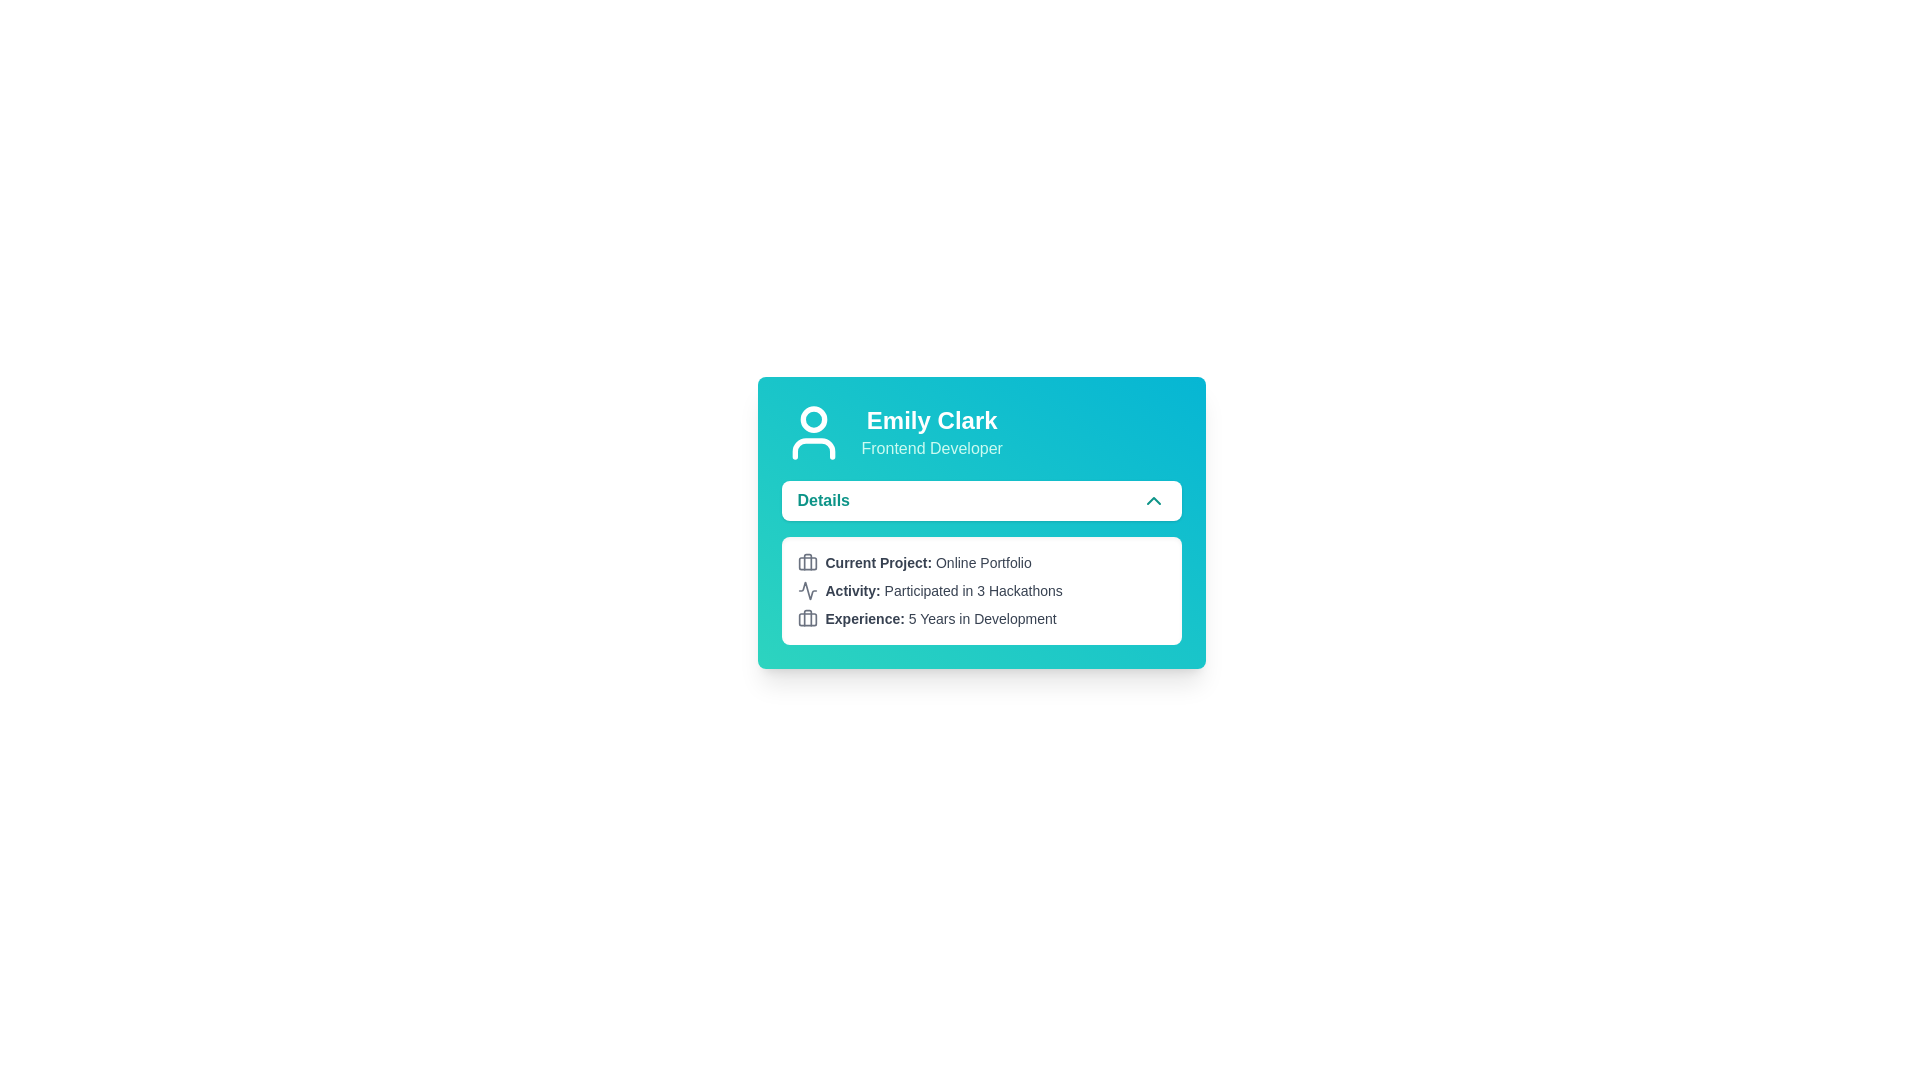  Describe the element at coordinates (981, 563) in the screenshot. I see `the informational text block displaying 'Online Portfolio'` at that location.